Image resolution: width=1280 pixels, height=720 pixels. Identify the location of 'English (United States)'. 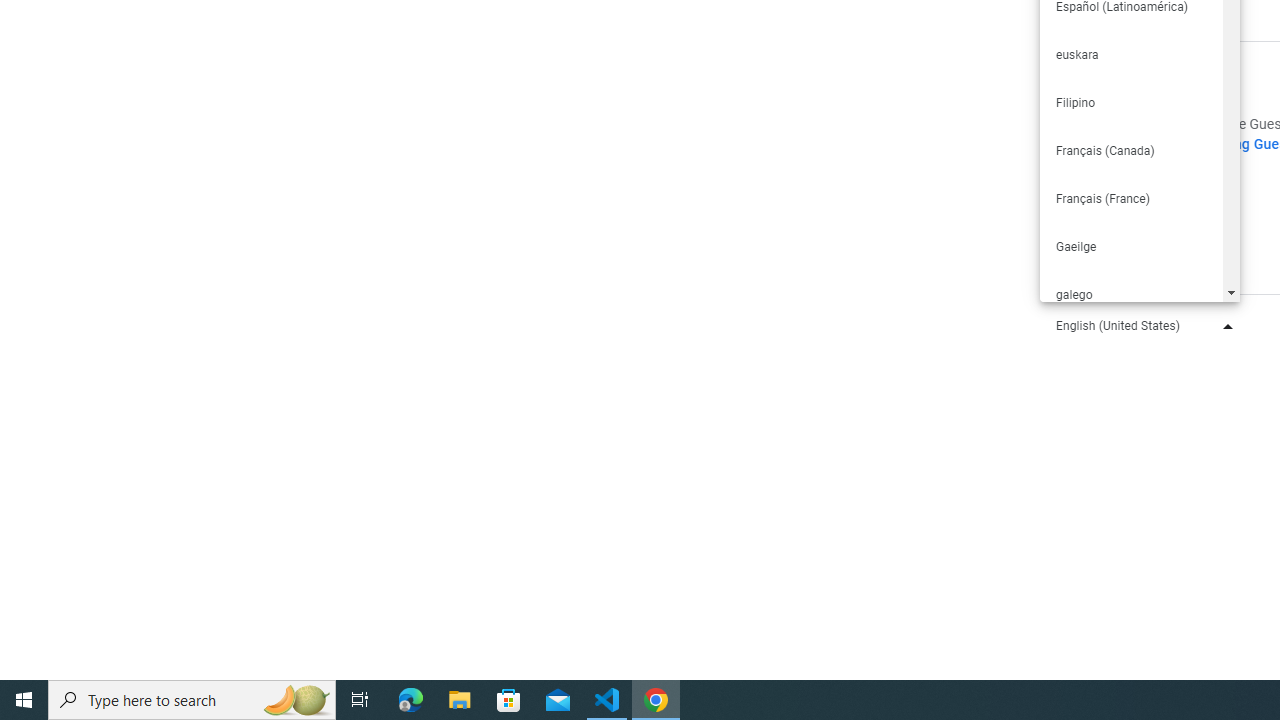
(1139, 324).